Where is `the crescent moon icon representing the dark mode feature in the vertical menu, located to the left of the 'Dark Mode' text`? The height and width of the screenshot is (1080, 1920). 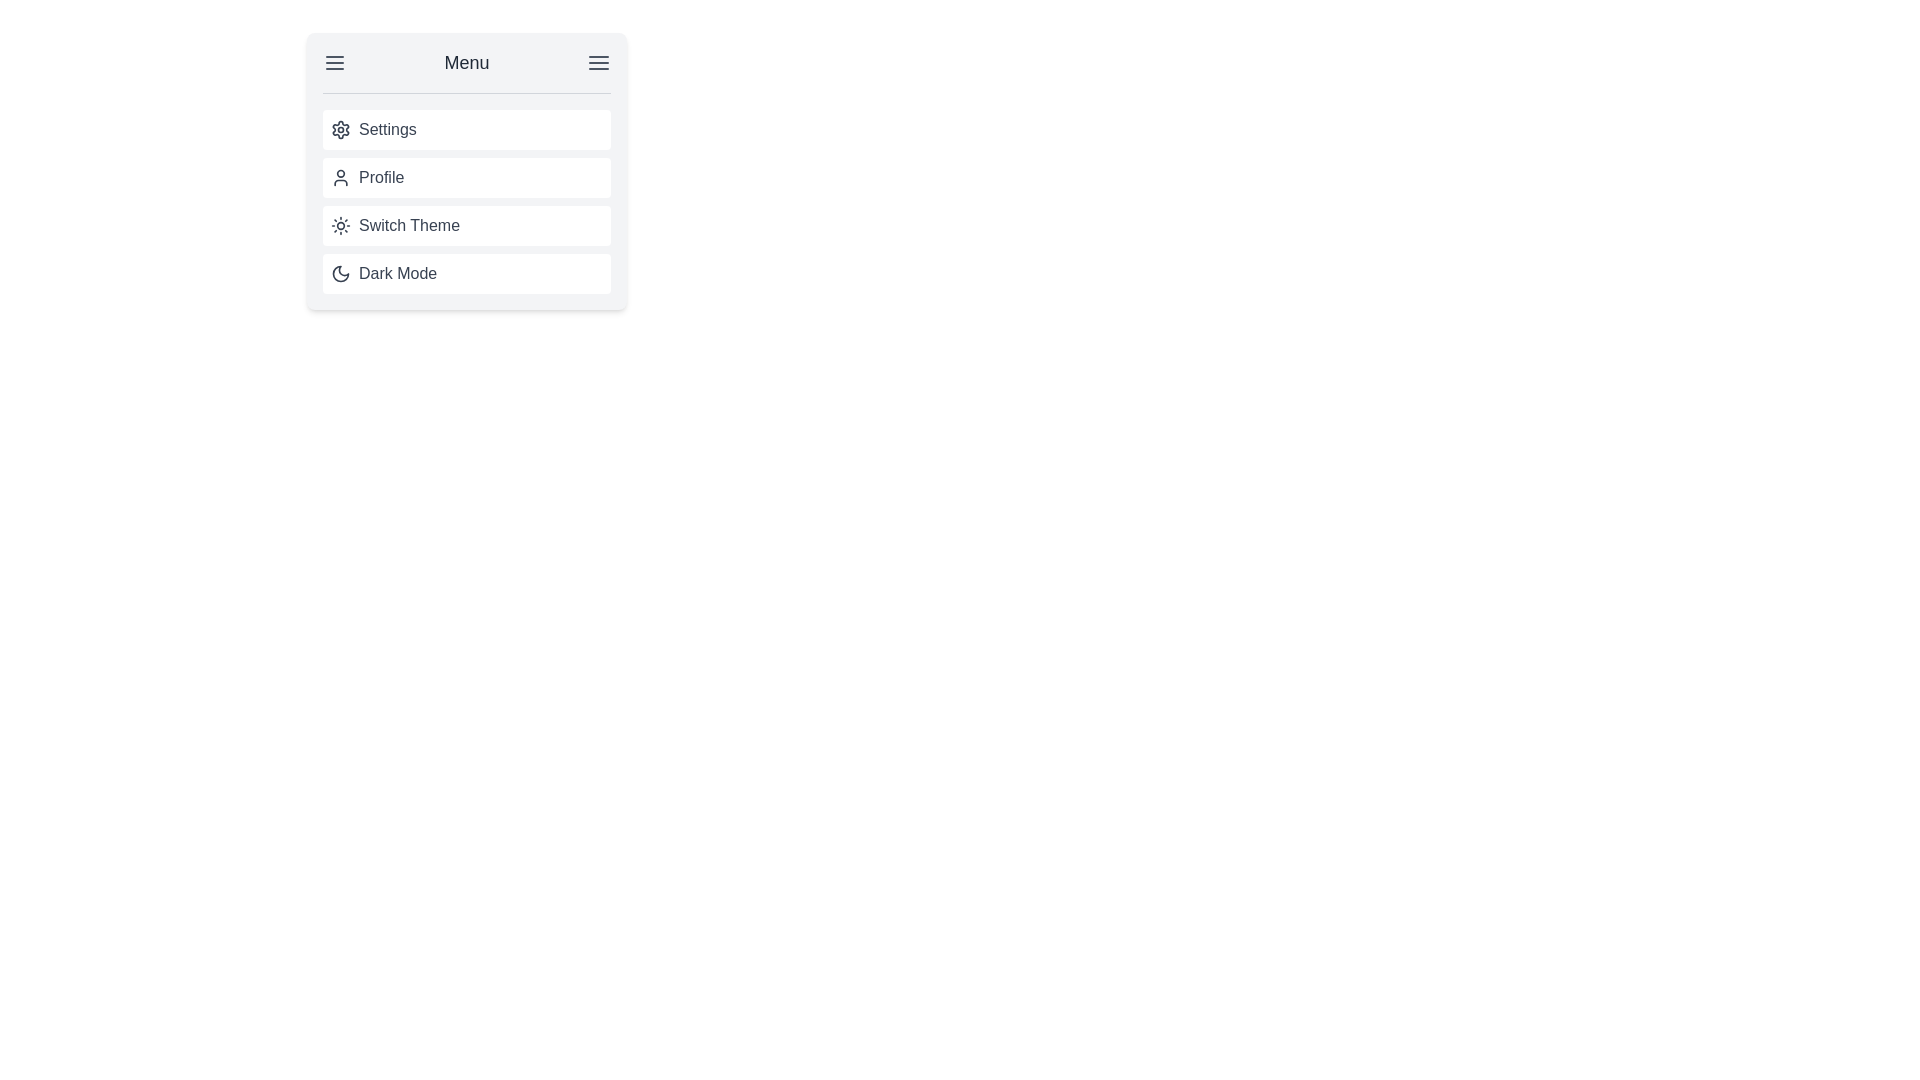 the crescent moon icon representing the dark mode feature in the vertical menu, located to the left of the 'Dark Mode' text is located at coordinates (340, 273).